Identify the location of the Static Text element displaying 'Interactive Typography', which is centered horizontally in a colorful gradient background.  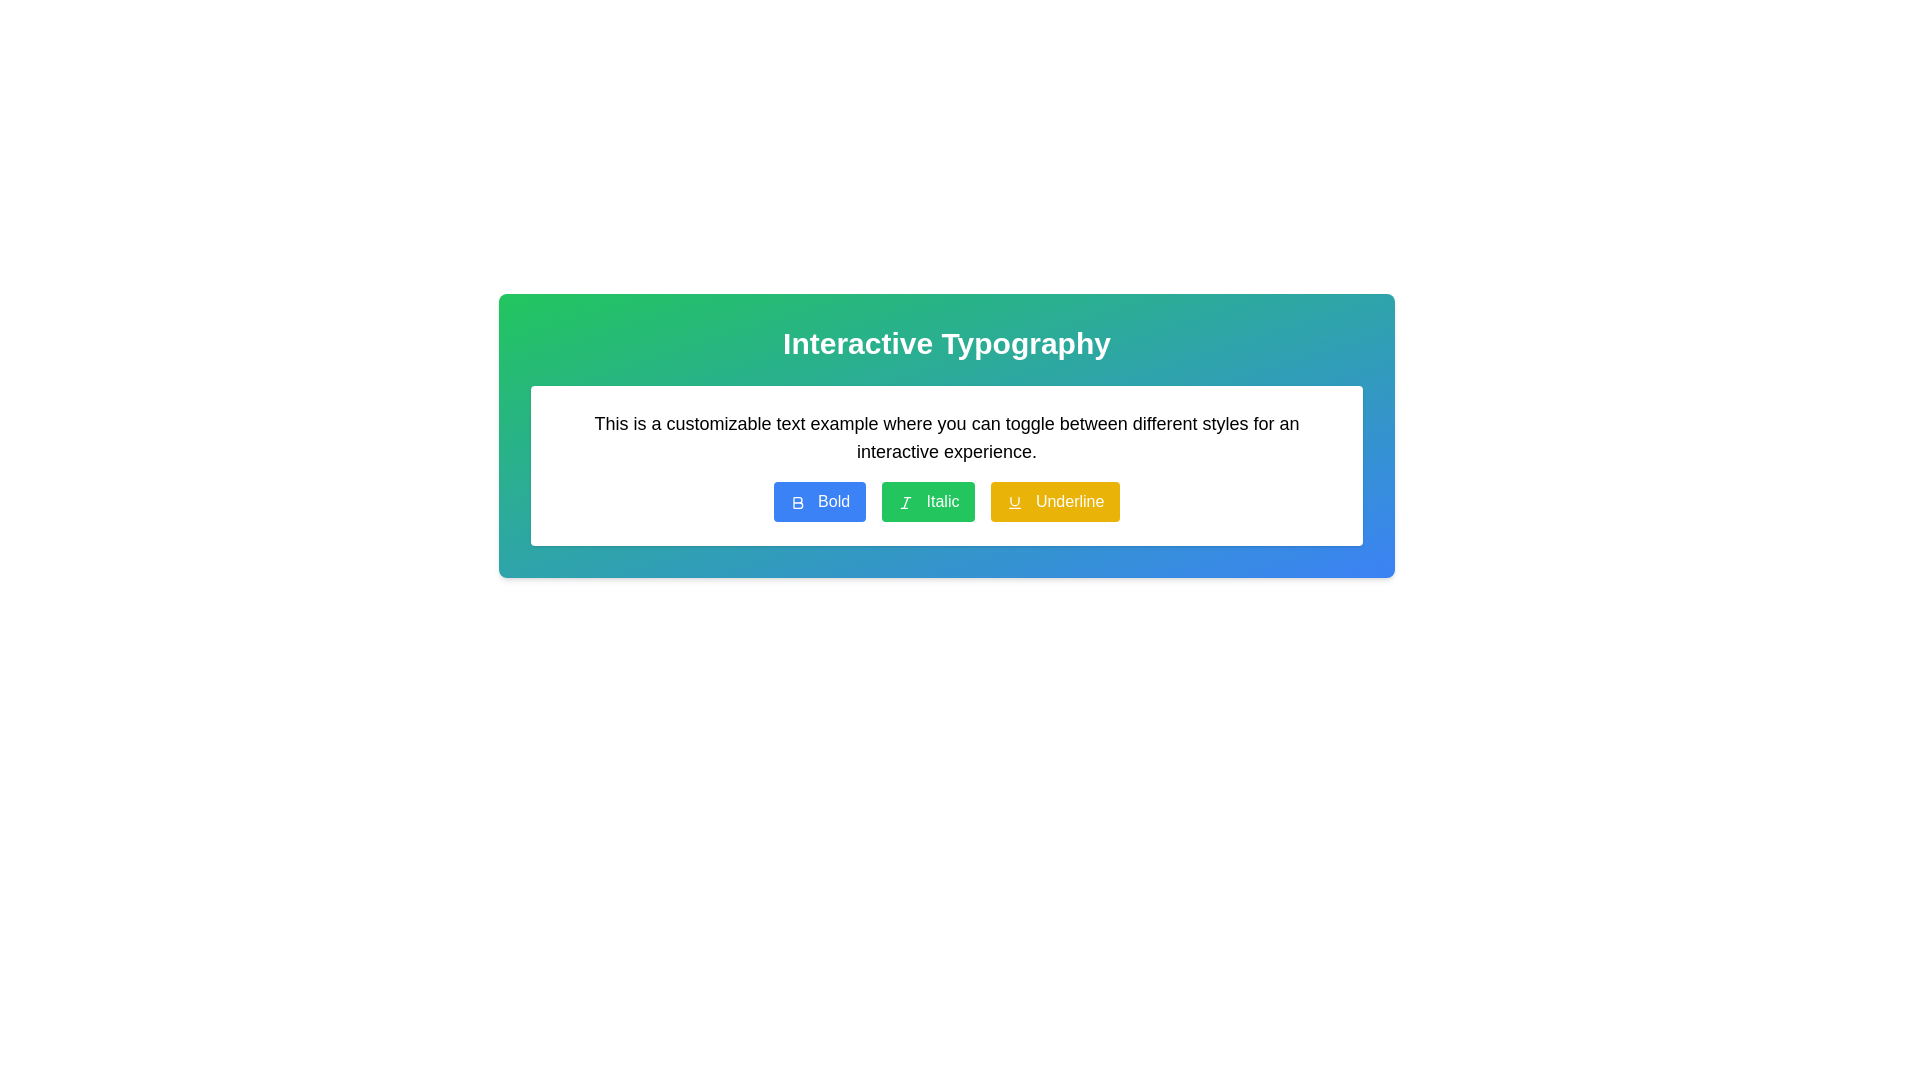
(945, 342).